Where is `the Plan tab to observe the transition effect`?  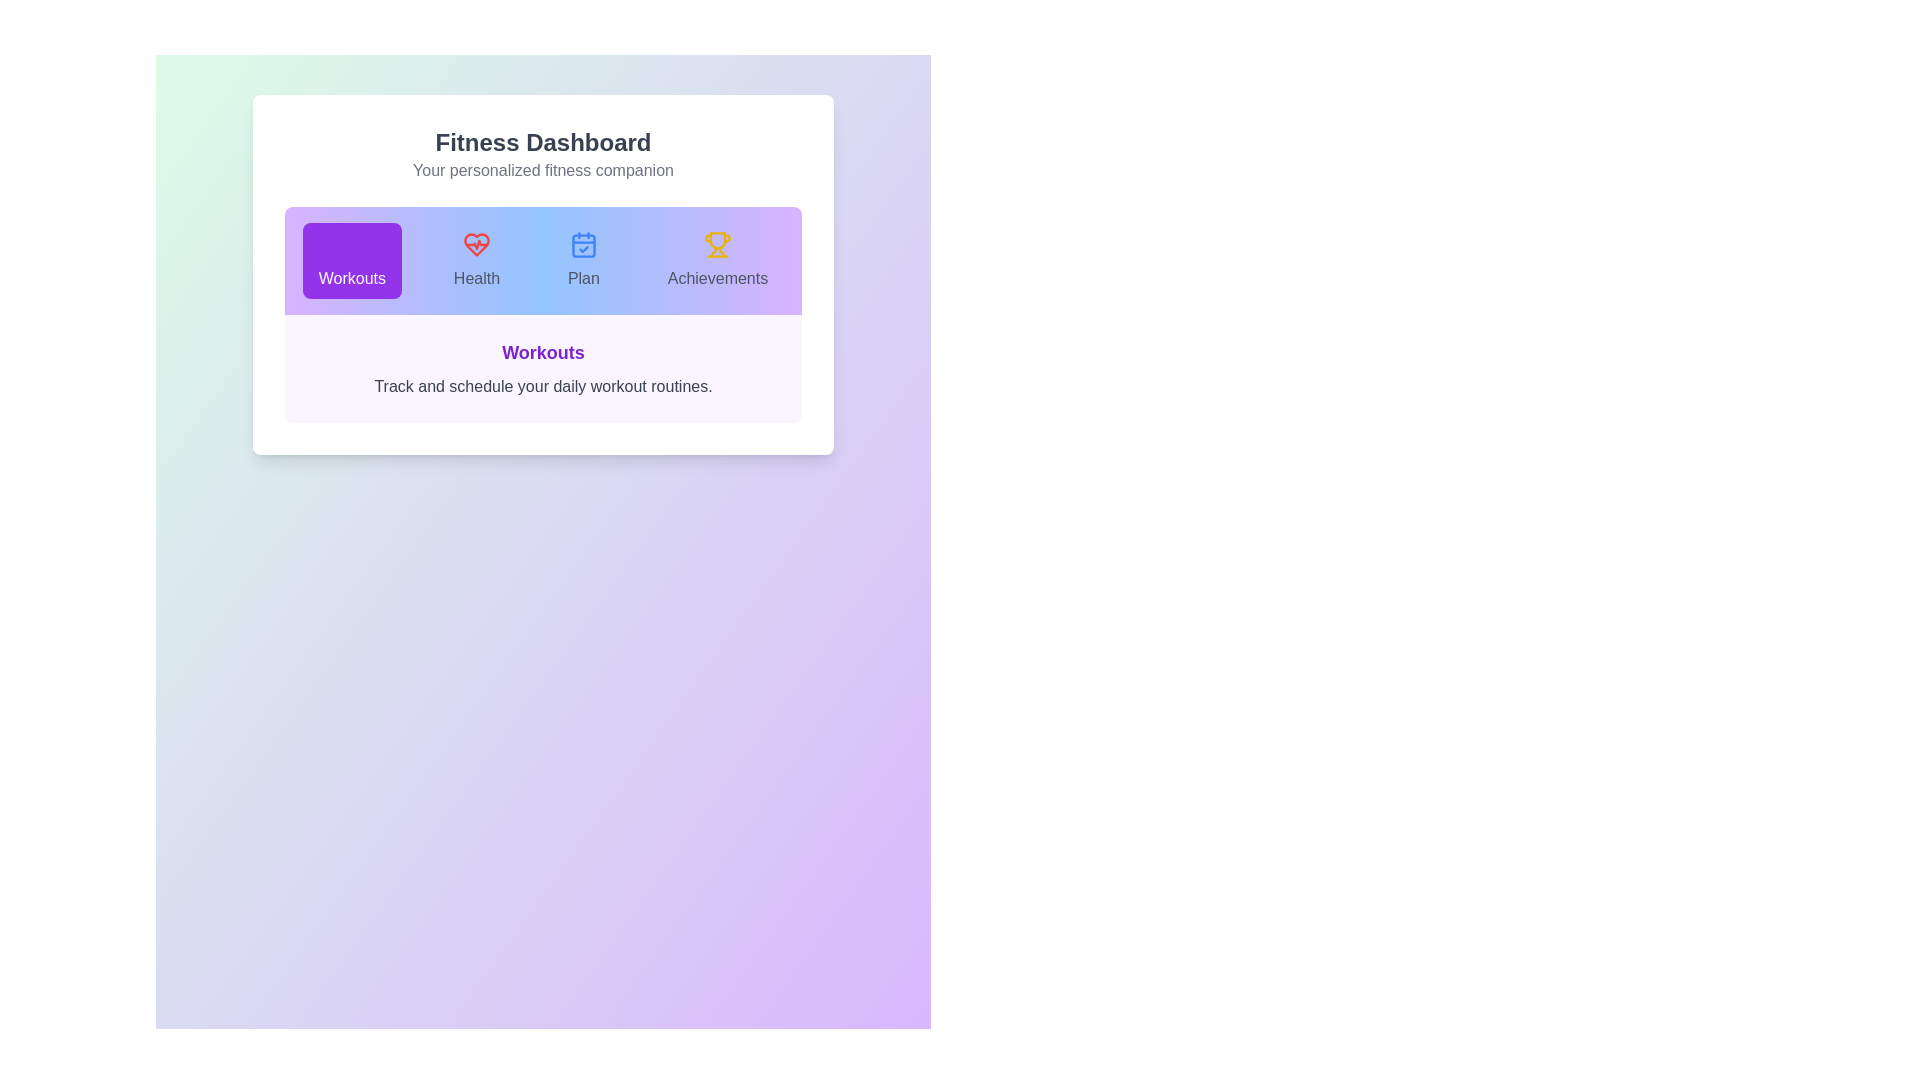 the Plan tab to observe the transition effect is located at coordinates (583, 260).